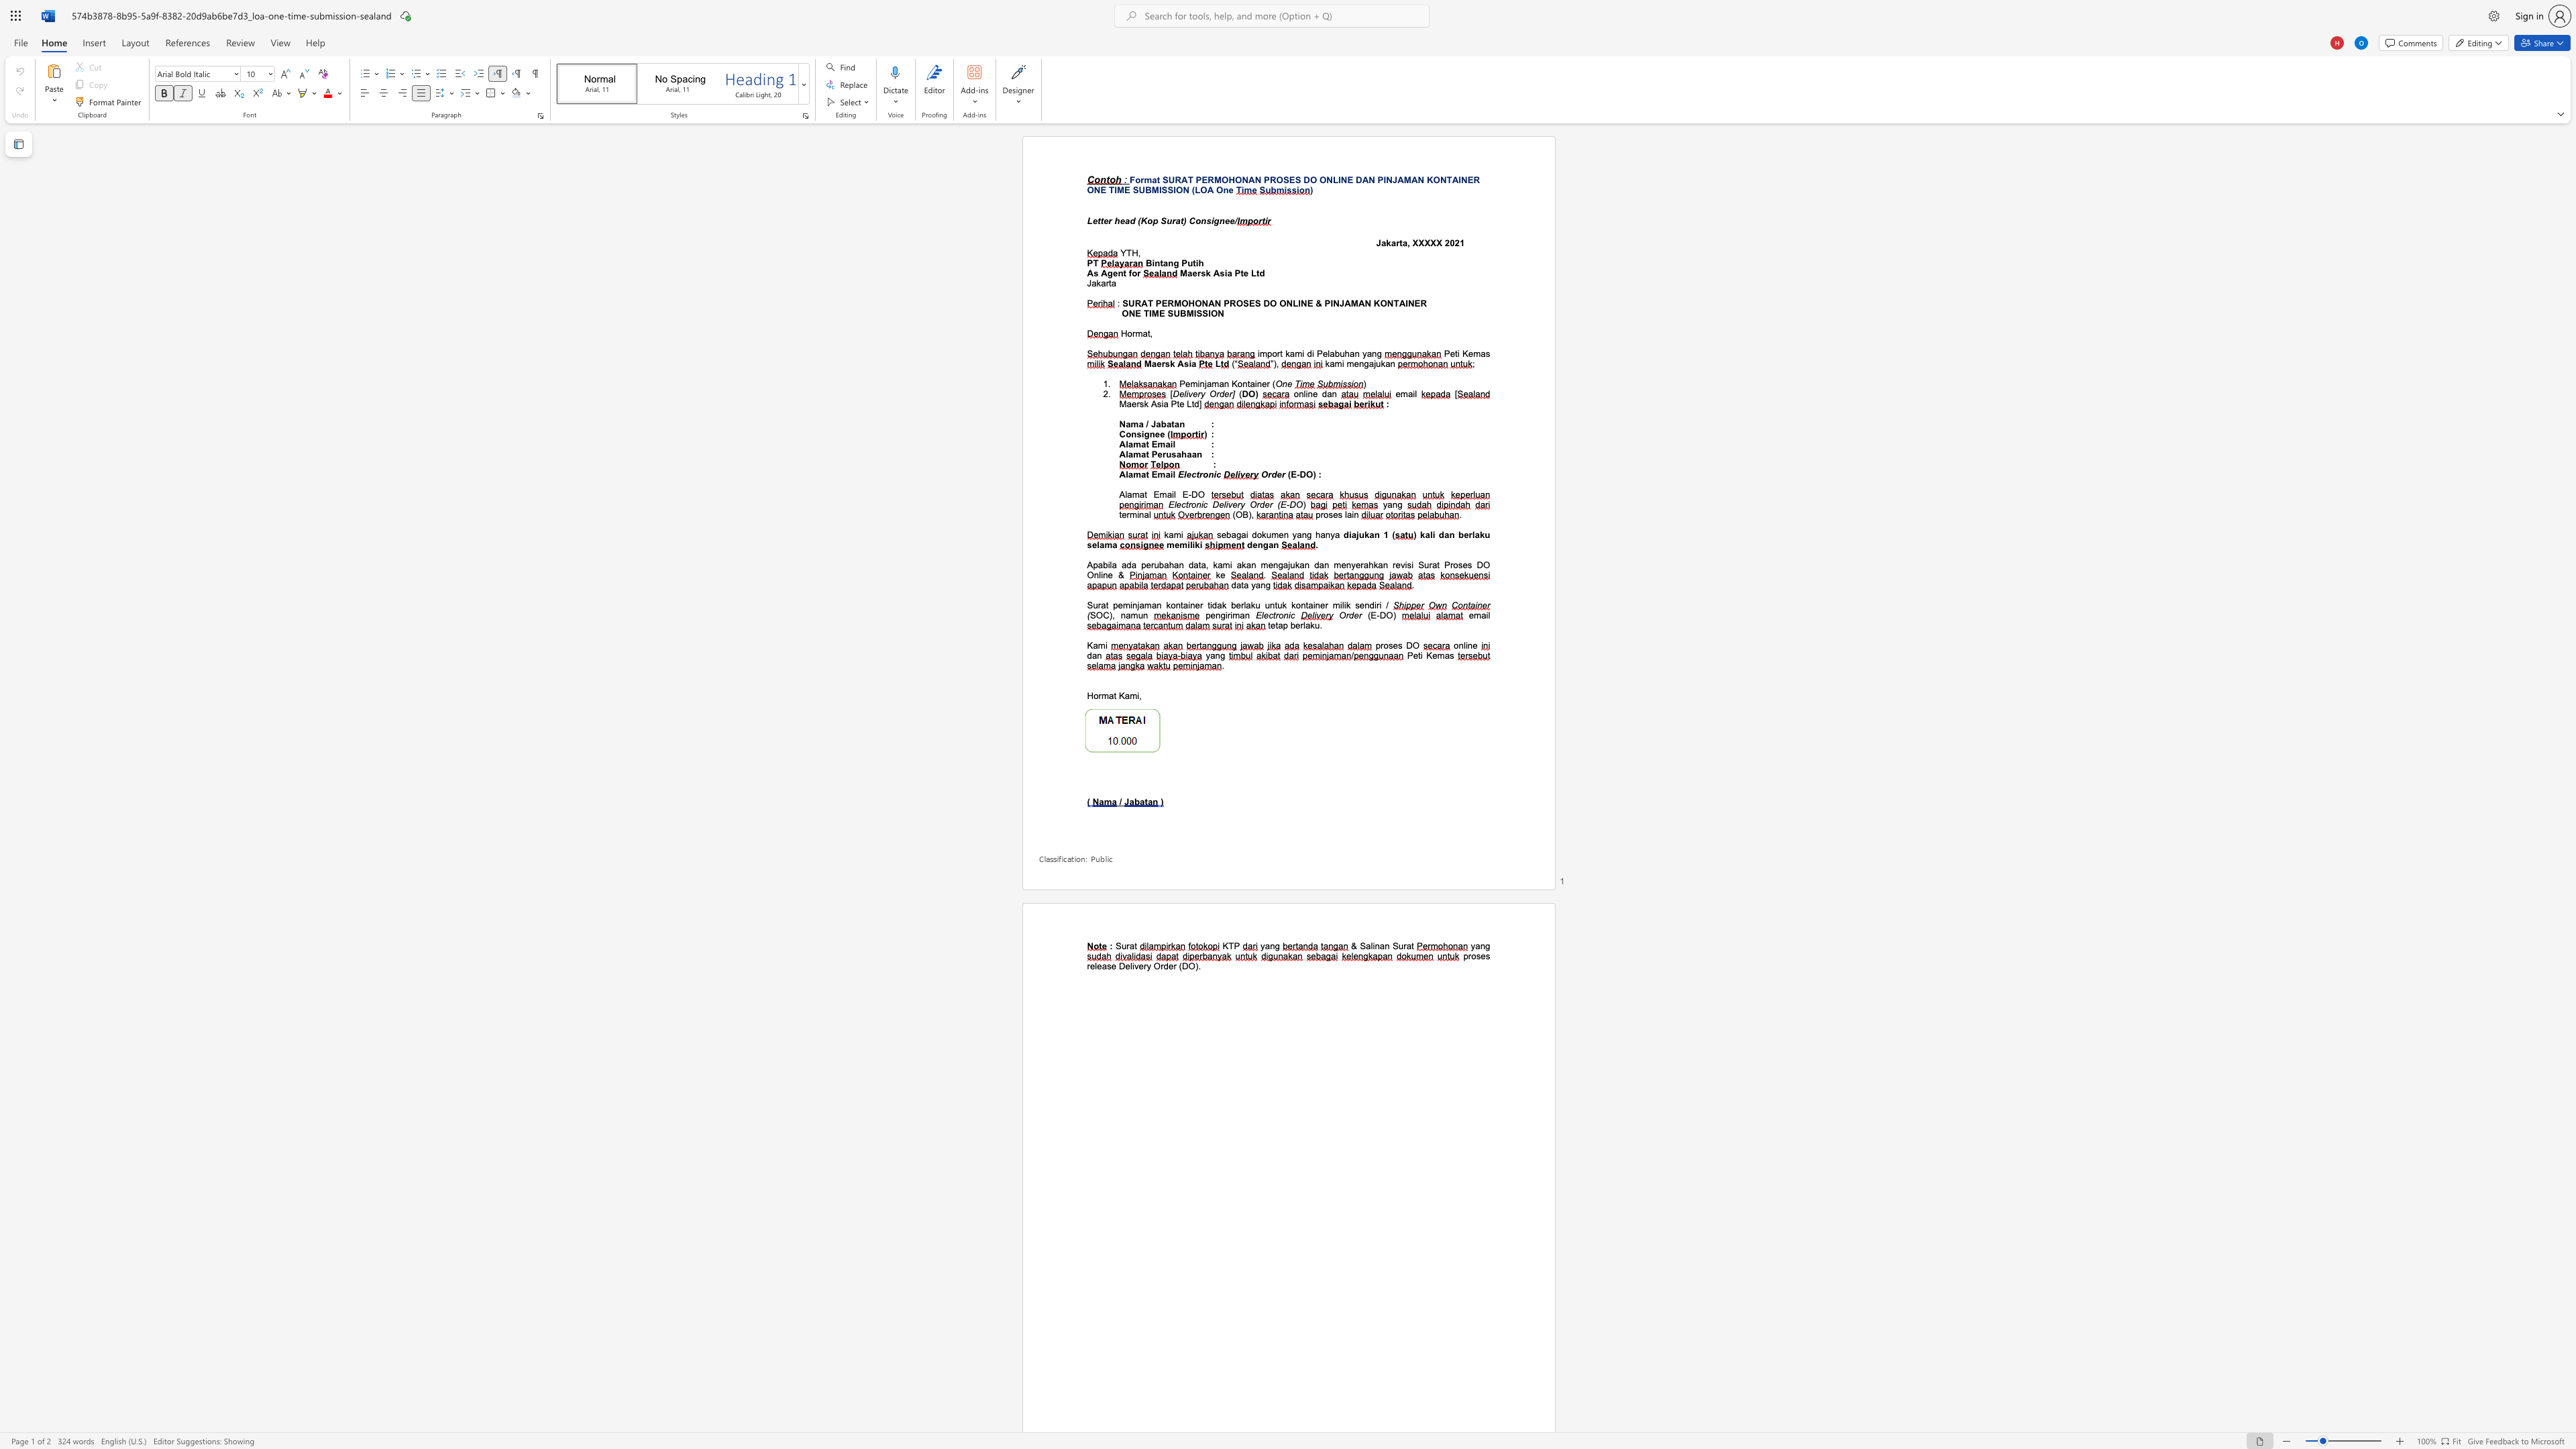  Describe the element at coordinates (1187, 263) in the screenshot. I see `the space between the continuous character "P" and "u" in the text` at that location.